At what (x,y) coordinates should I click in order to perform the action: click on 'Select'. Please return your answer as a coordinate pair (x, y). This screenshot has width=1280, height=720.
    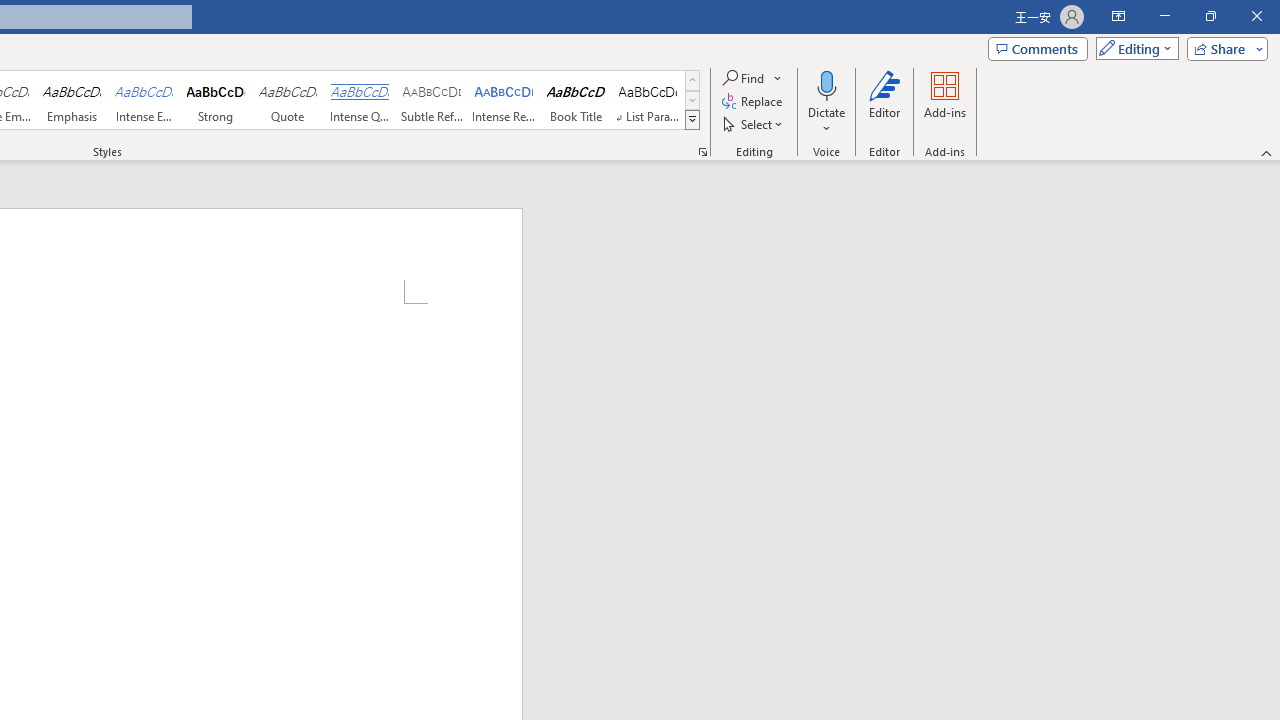
    Looking at the image, I should click on (753, 124).